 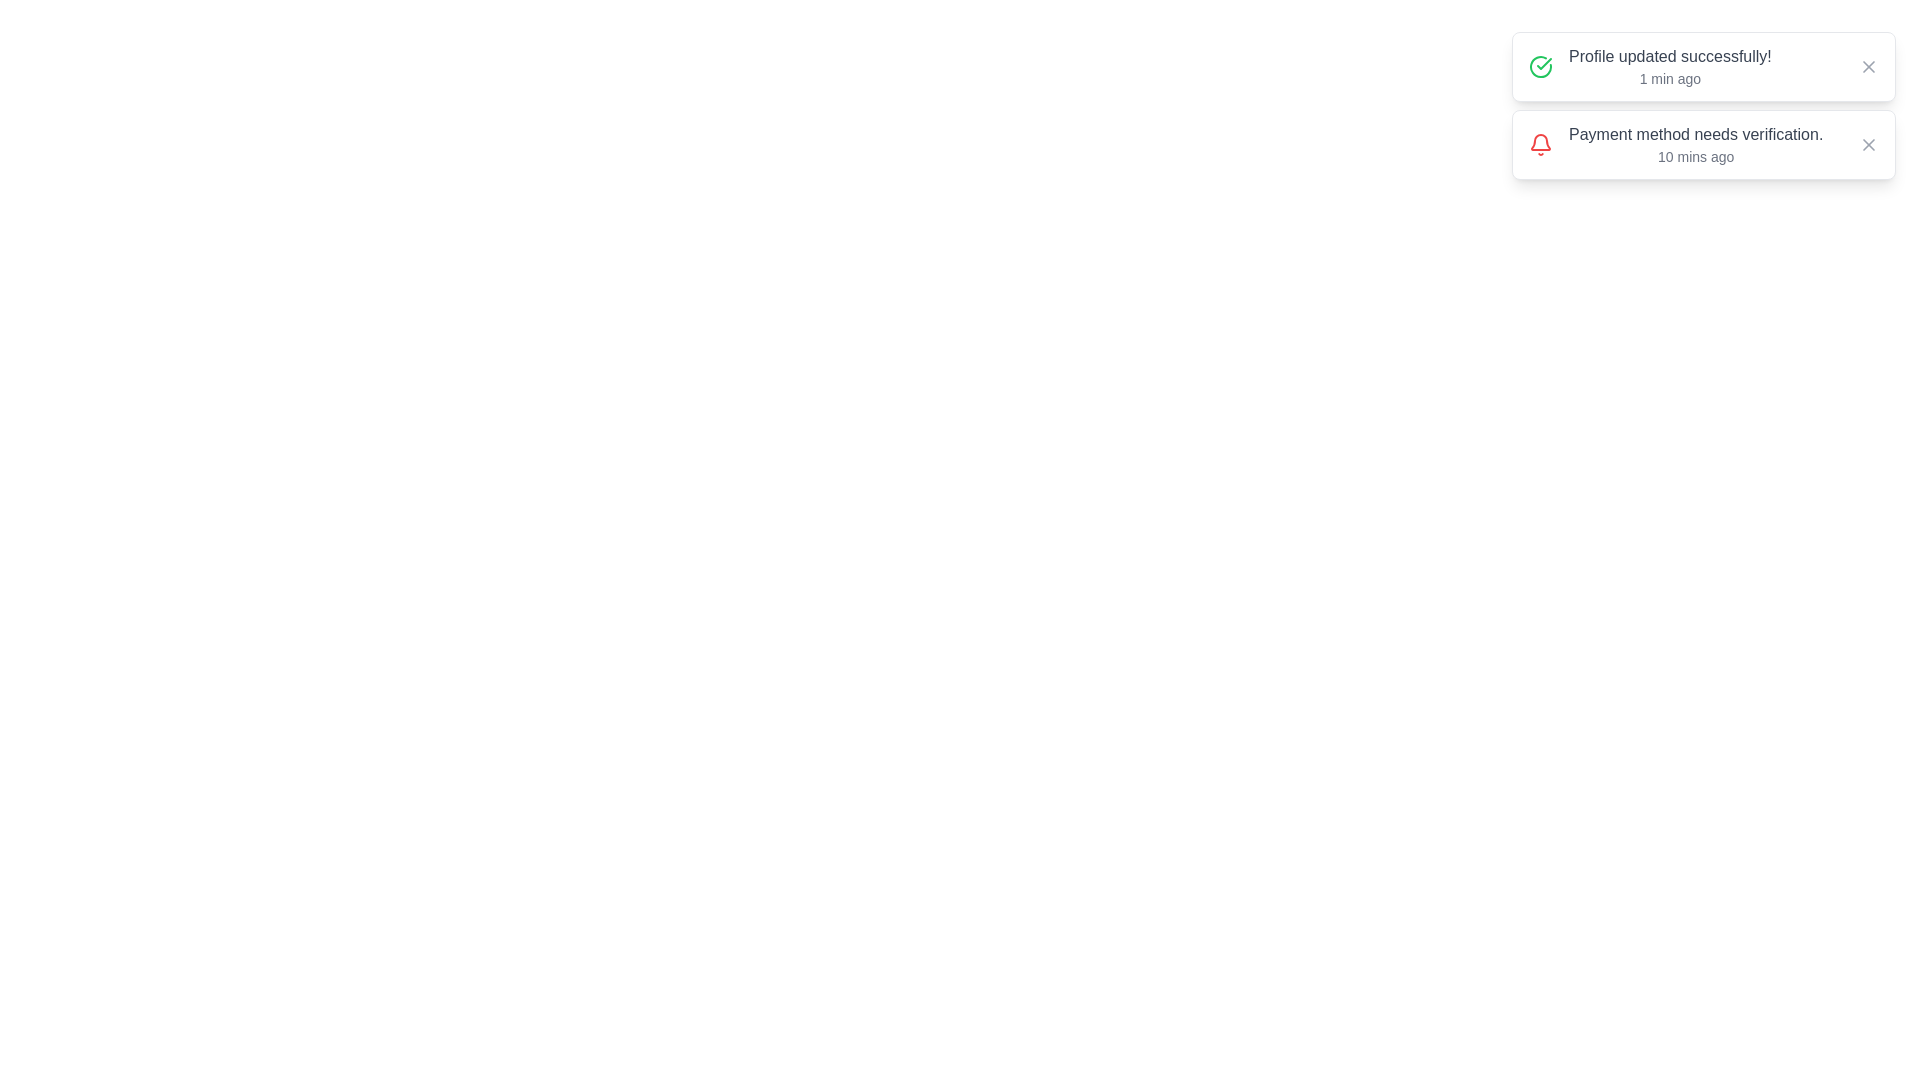 What do you see at coordinates (1670, 65) in the screenshot?
I see `the notification message to read its details` at bounding box center [1670, 65].